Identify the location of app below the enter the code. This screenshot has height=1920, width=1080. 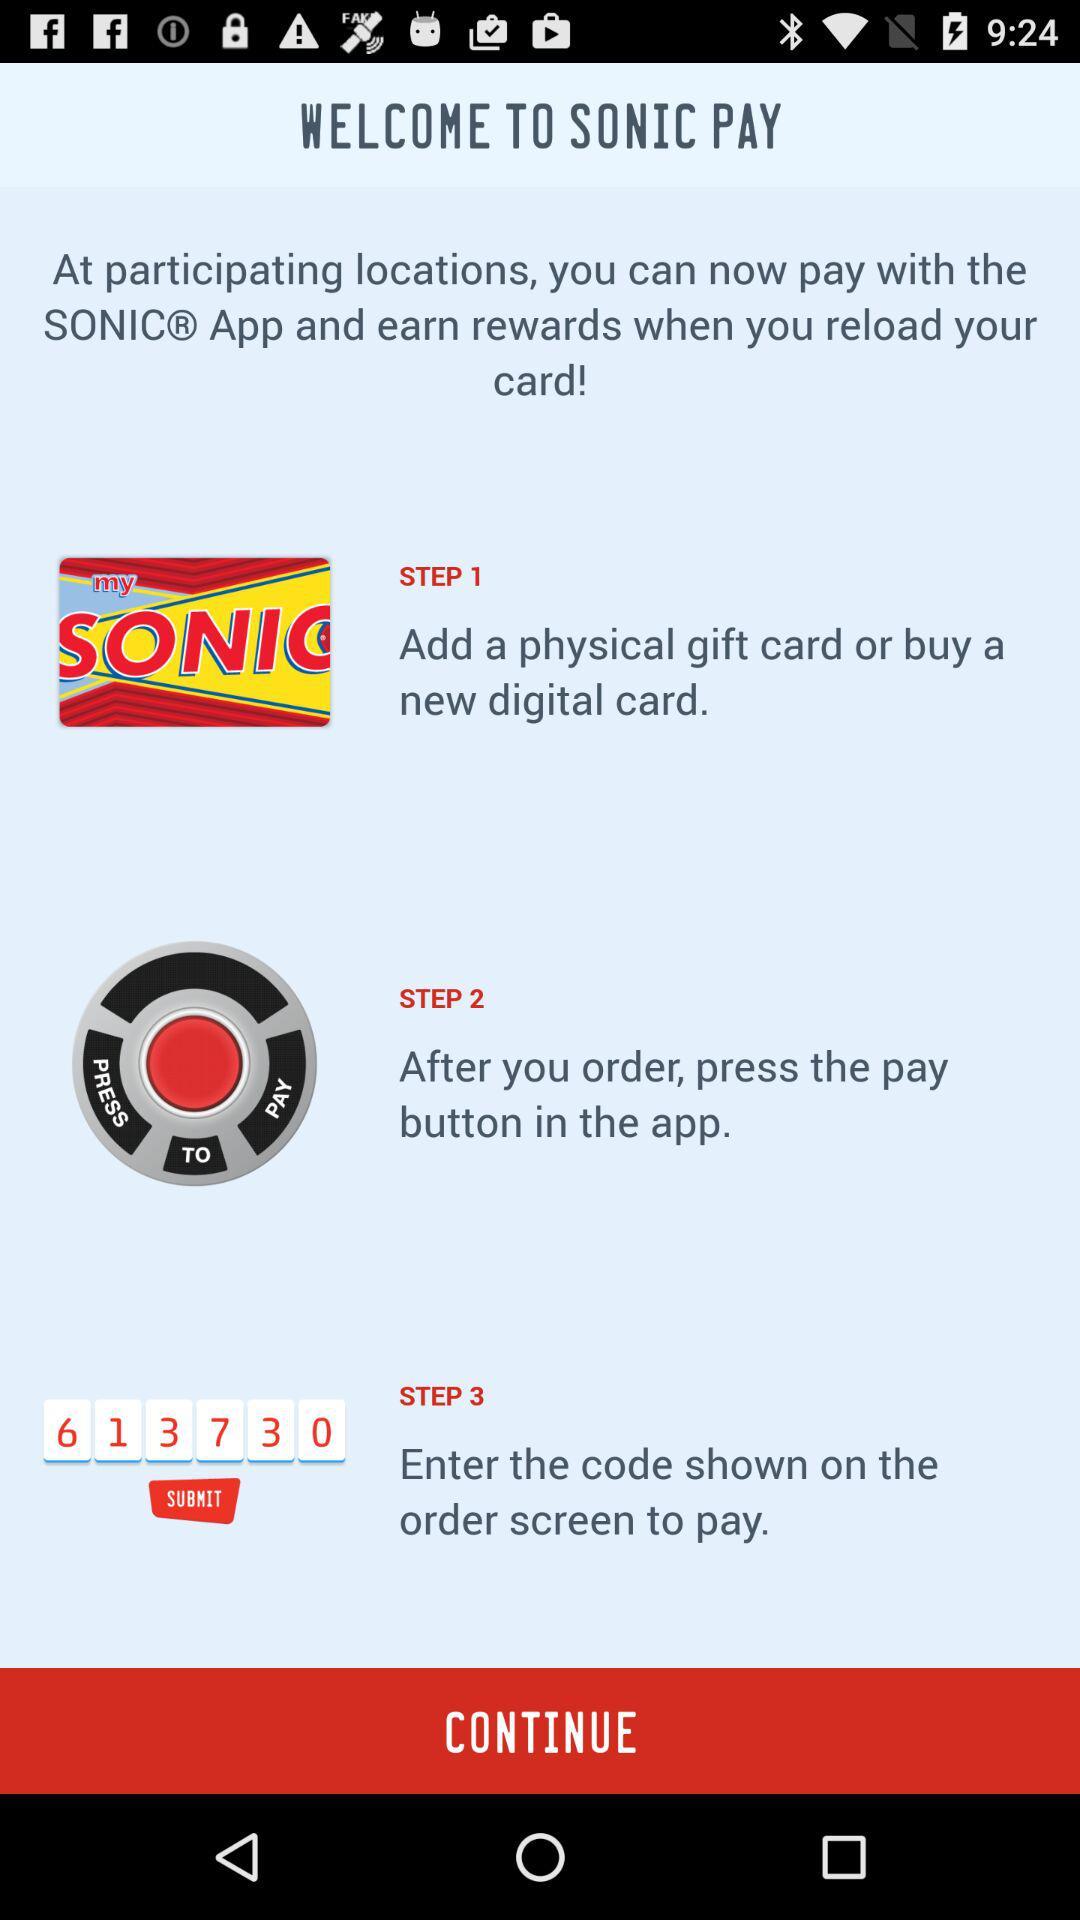
(540, 1730).